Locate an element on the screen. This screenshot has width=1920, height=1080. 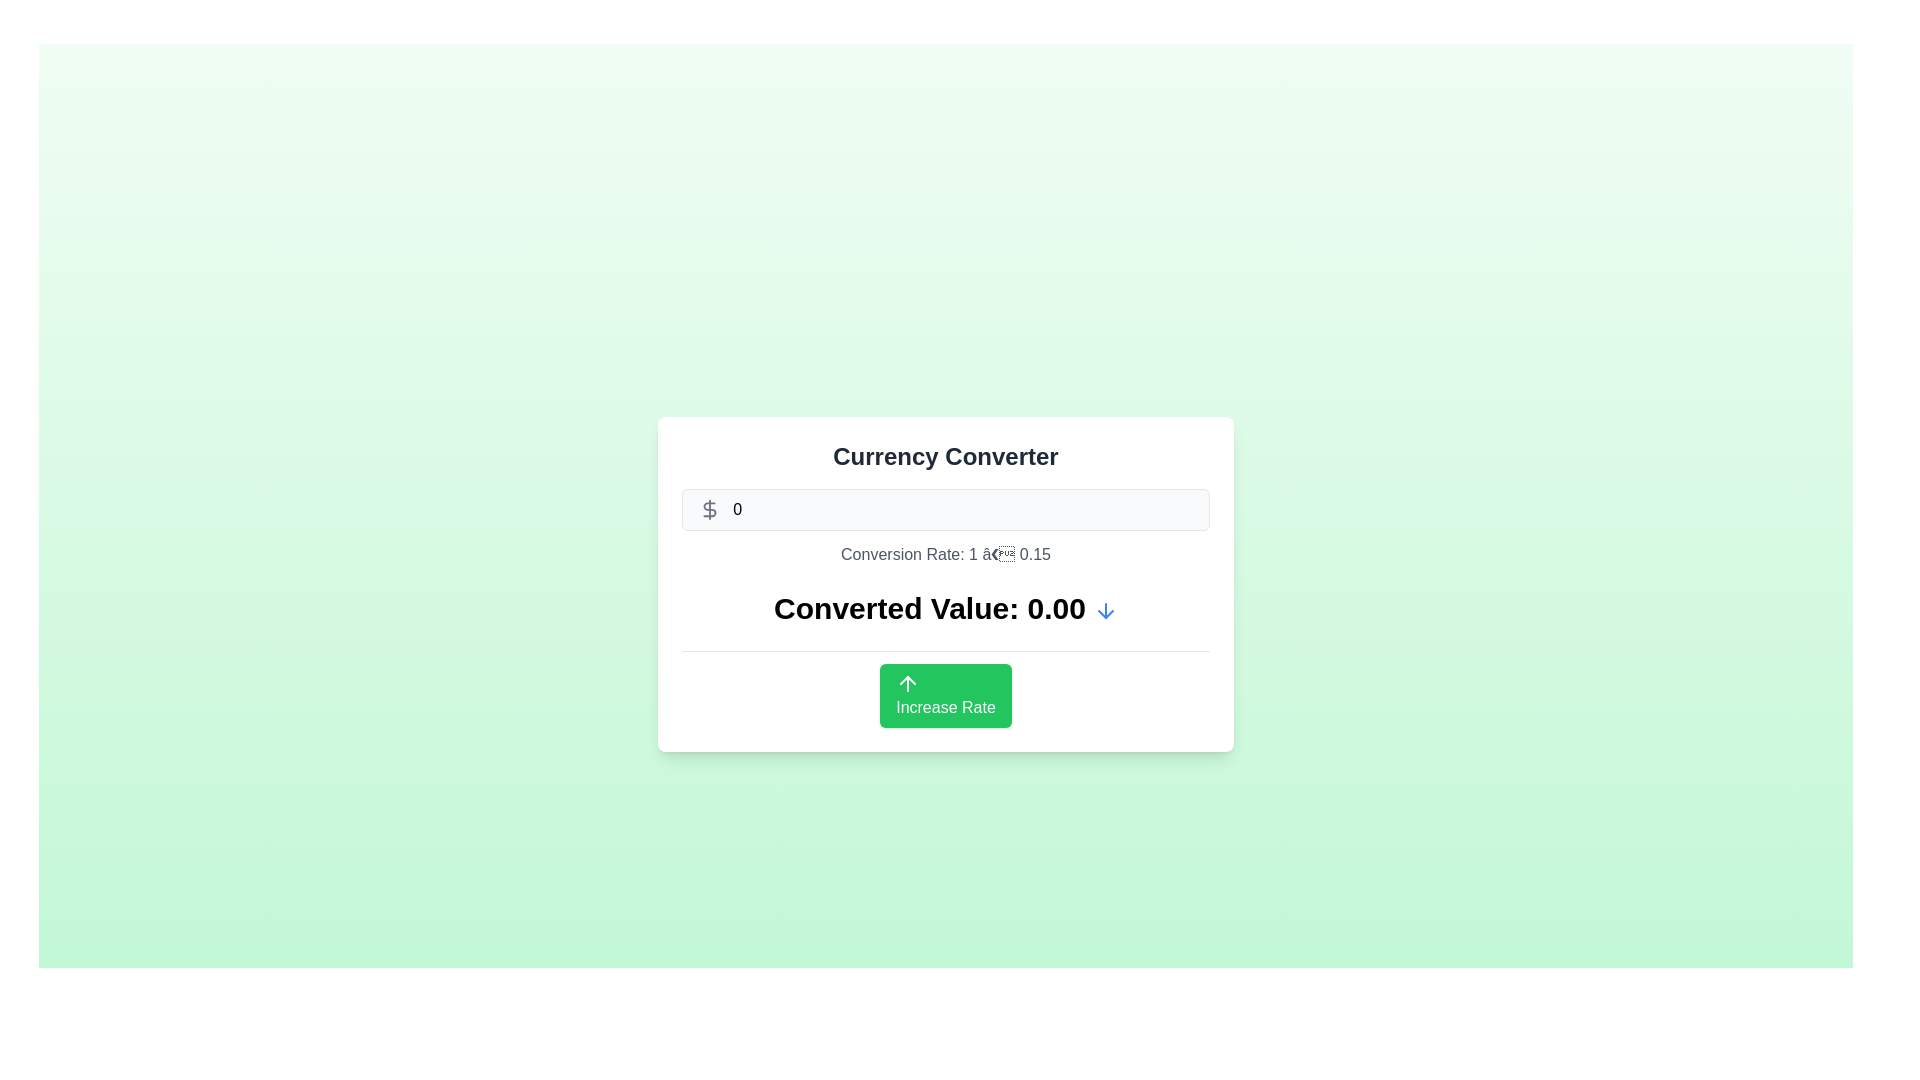
the text label displaying the current exchange rate in the currency converter interface, located below the input field and above the 'Converted Value' display is located at coordinates (944, 554).